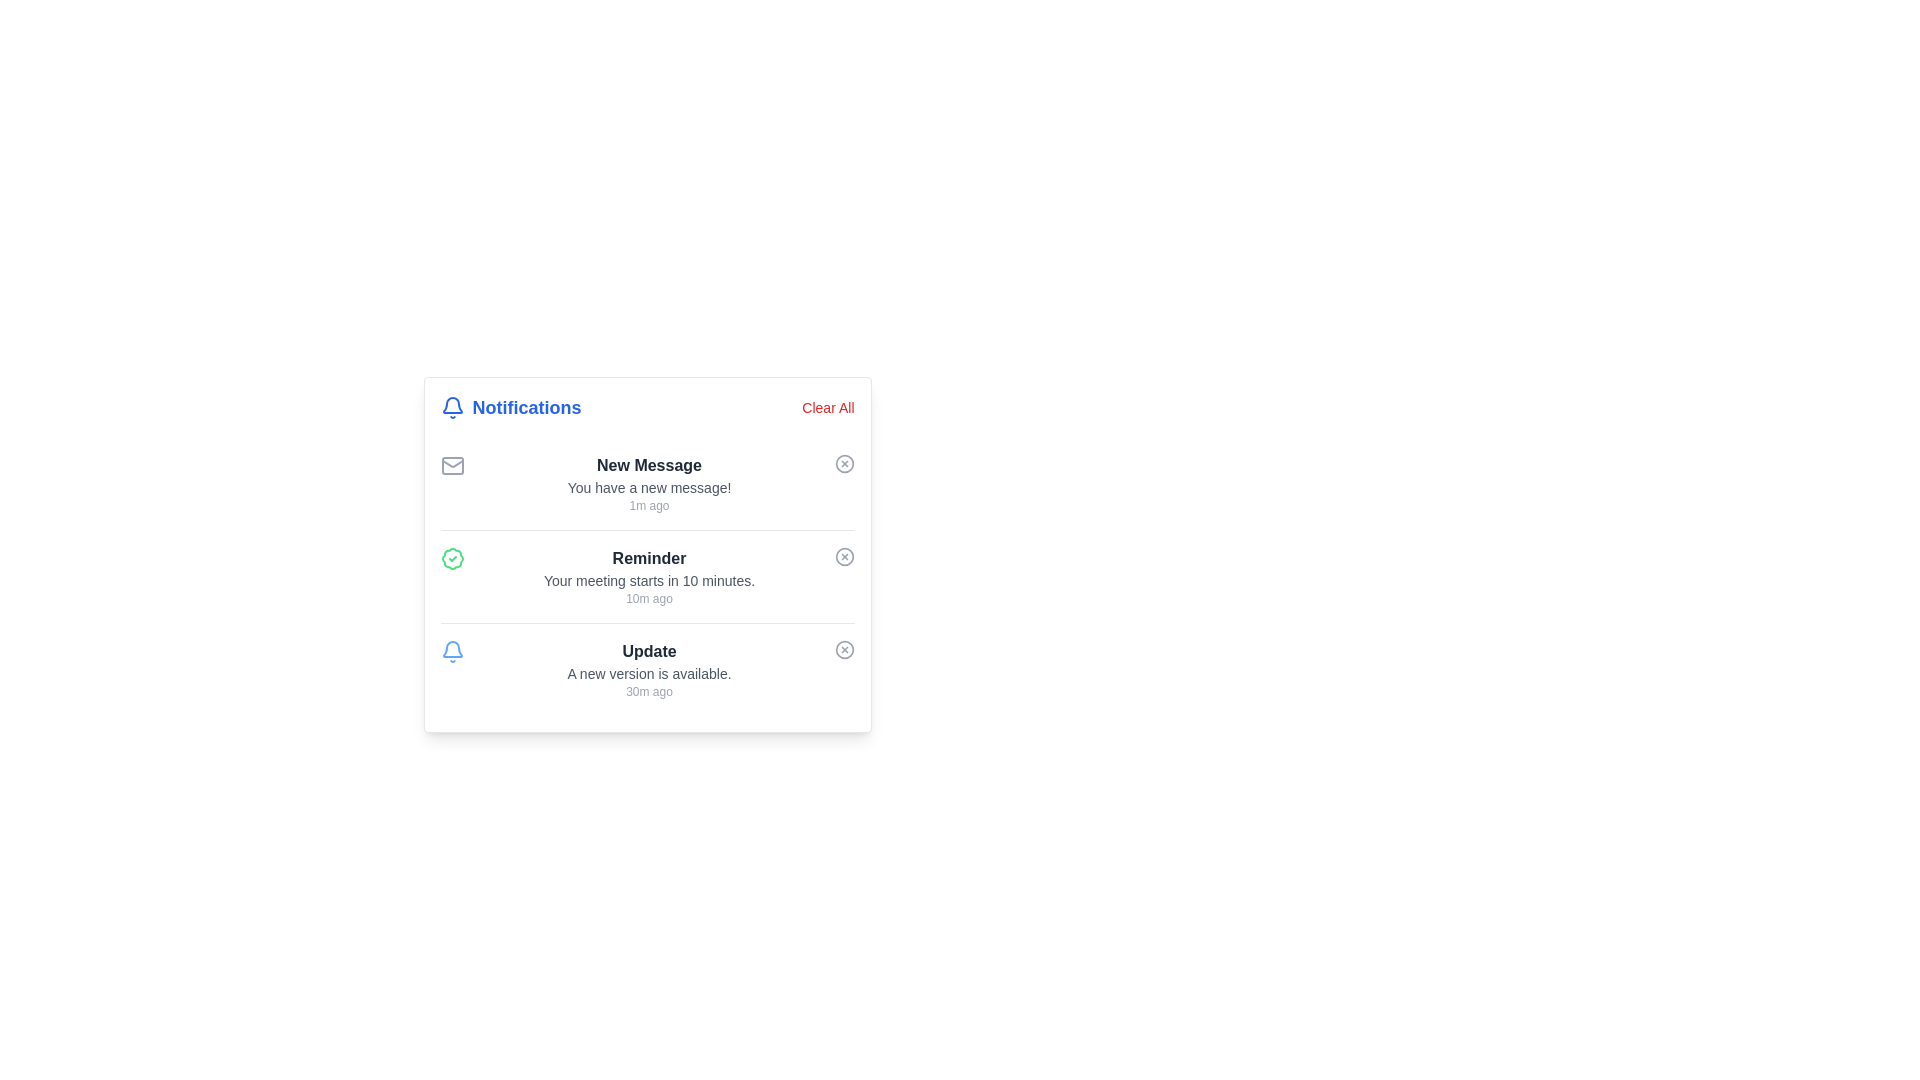 The image size is (1920, 1080). I want to click on the circular close icon button with a central cross design located in the notification item titled 'New Message', positioned to the right of the item's text details, so click(844, 463).